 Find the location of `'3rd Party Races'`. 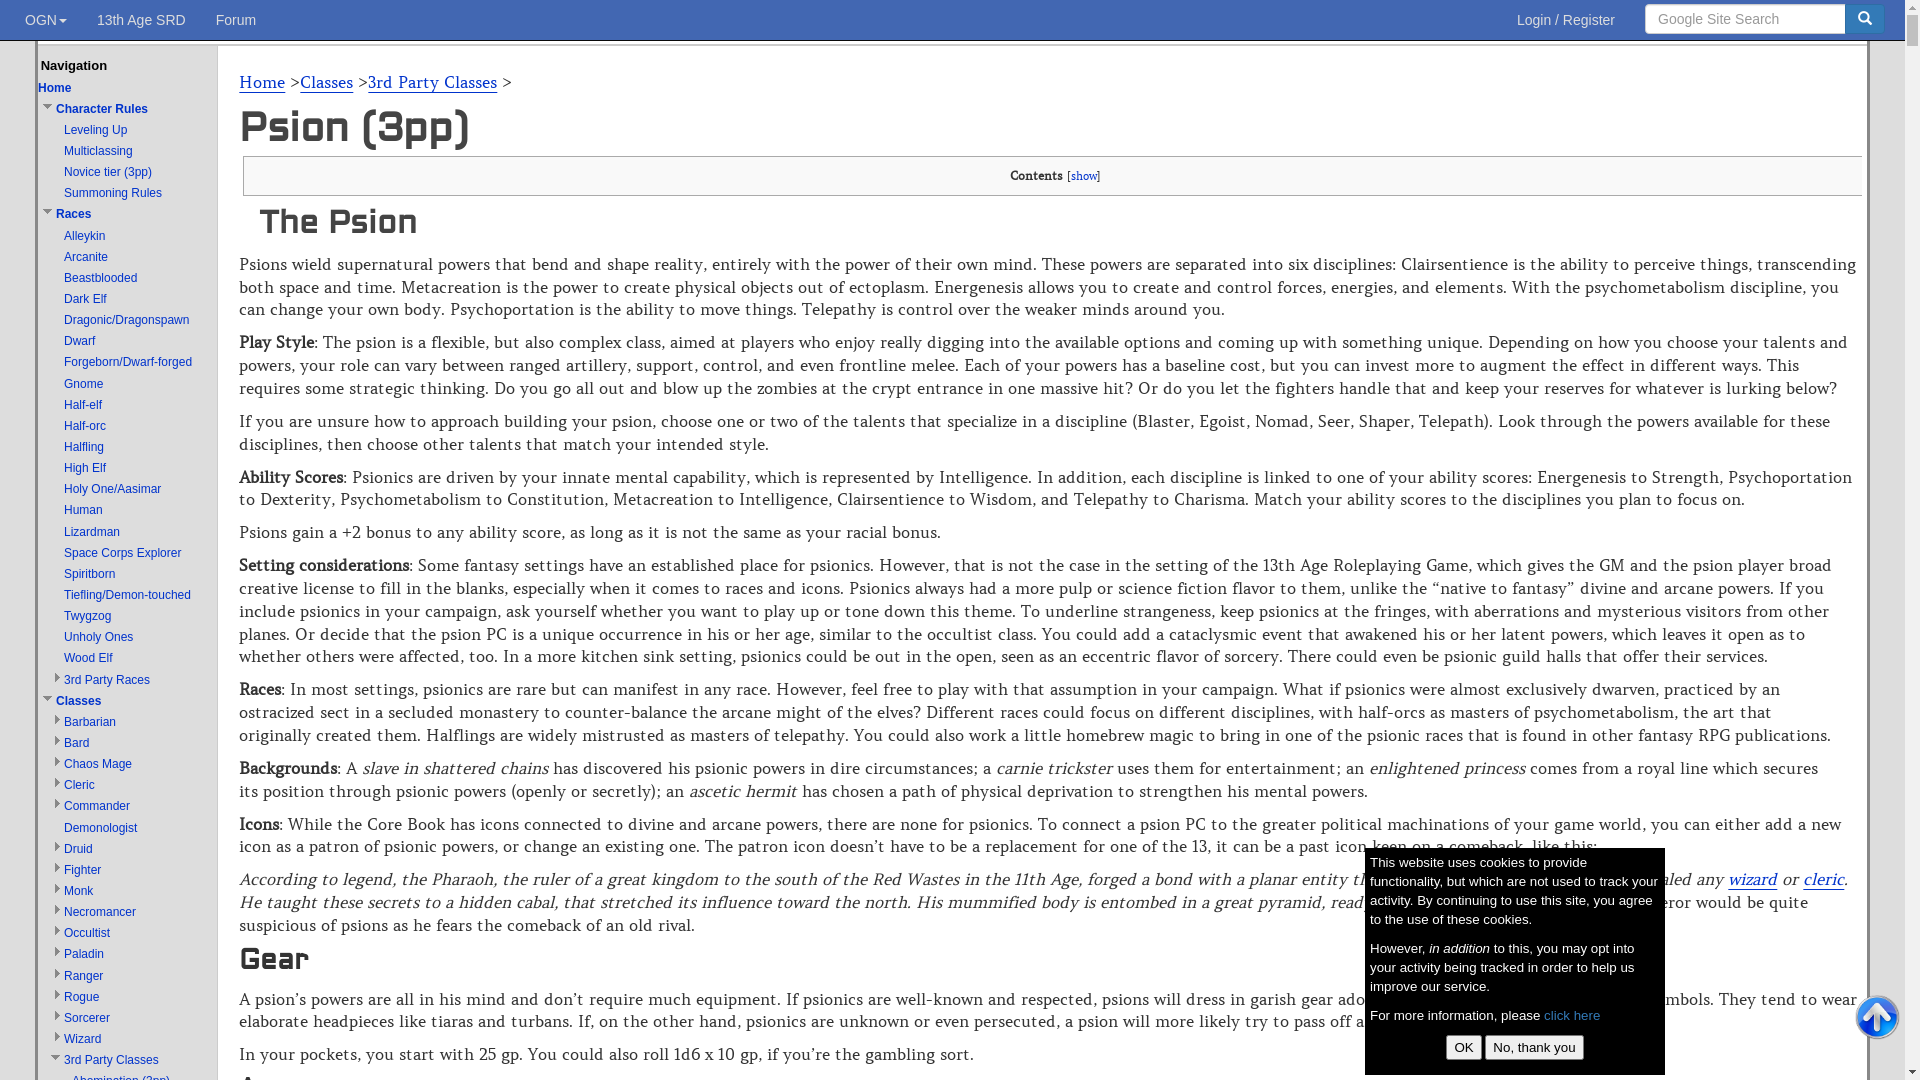

'3rd Party Races' is located at coordinates (105, 678).